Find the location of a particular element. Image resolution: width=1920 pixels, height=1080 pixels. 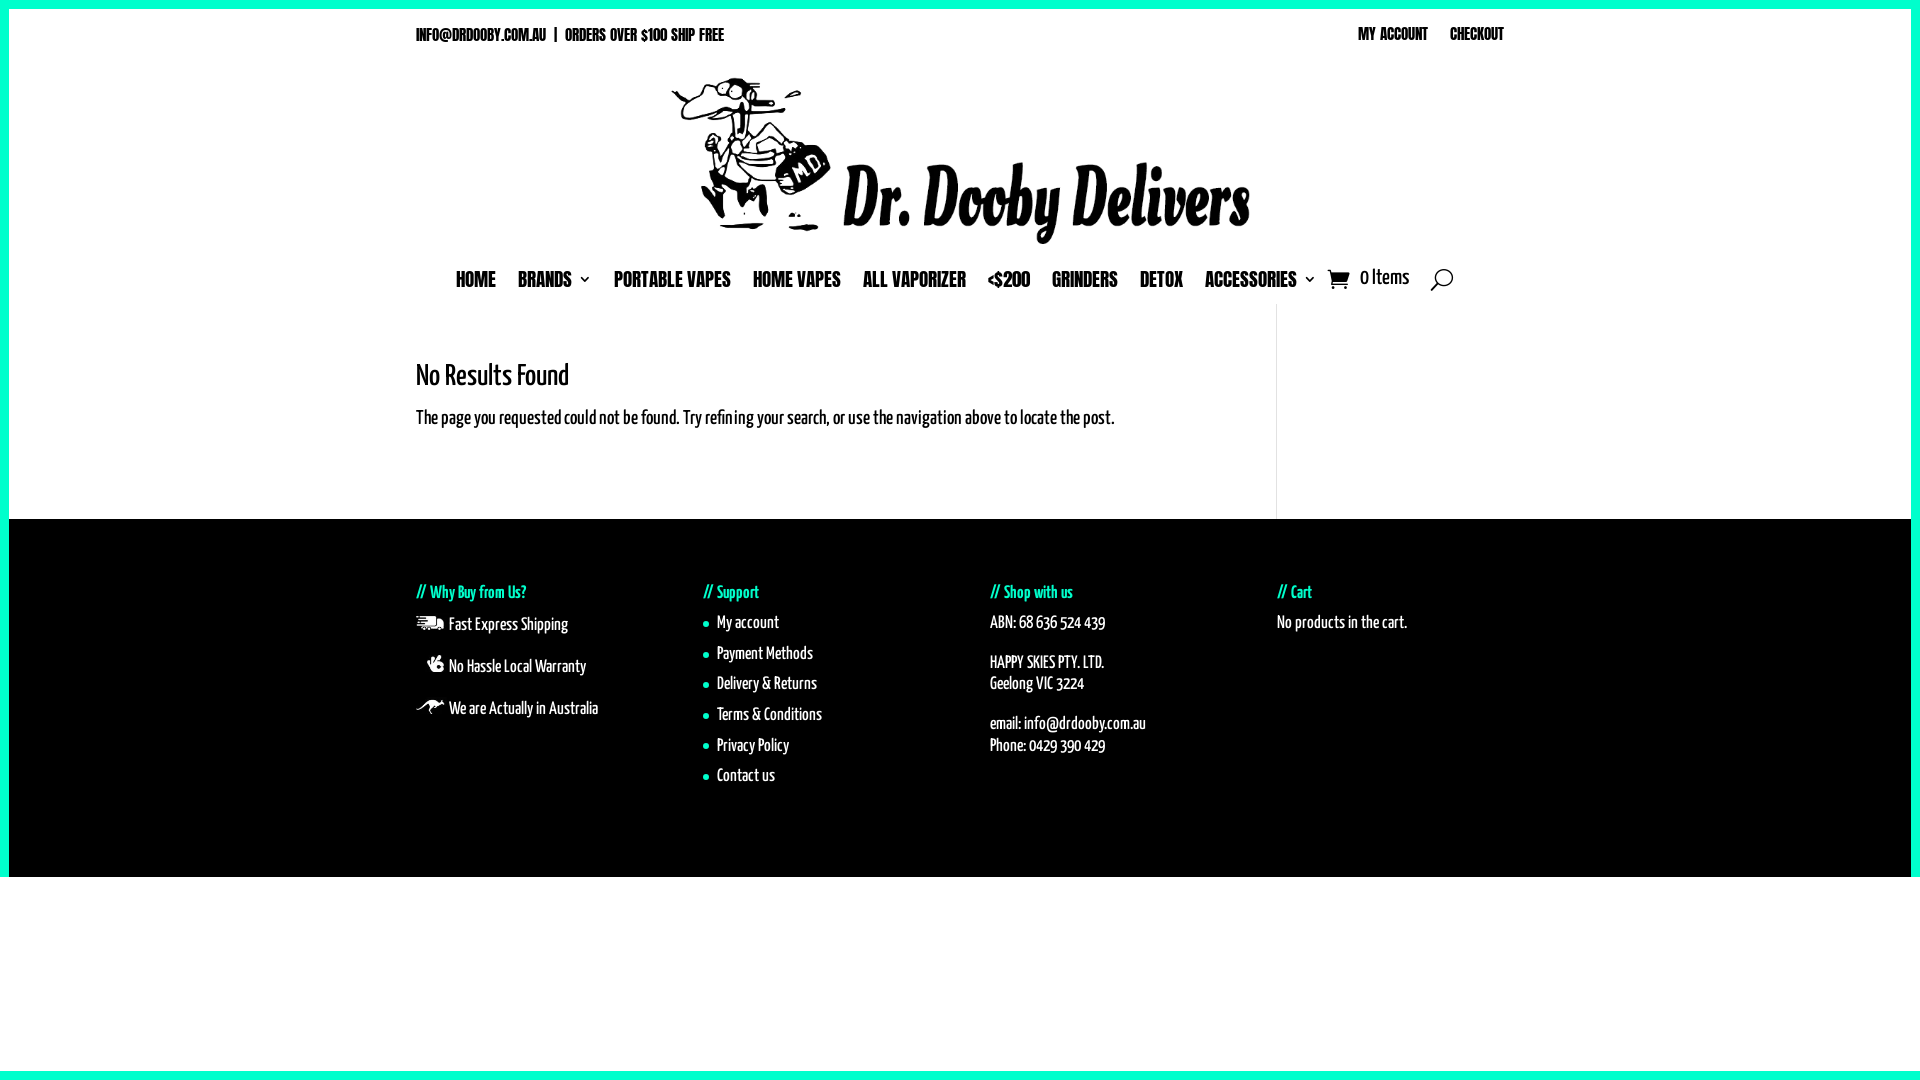

'INFO@DRDOOBY.COM.AU' is located at coordinates (480, 34).